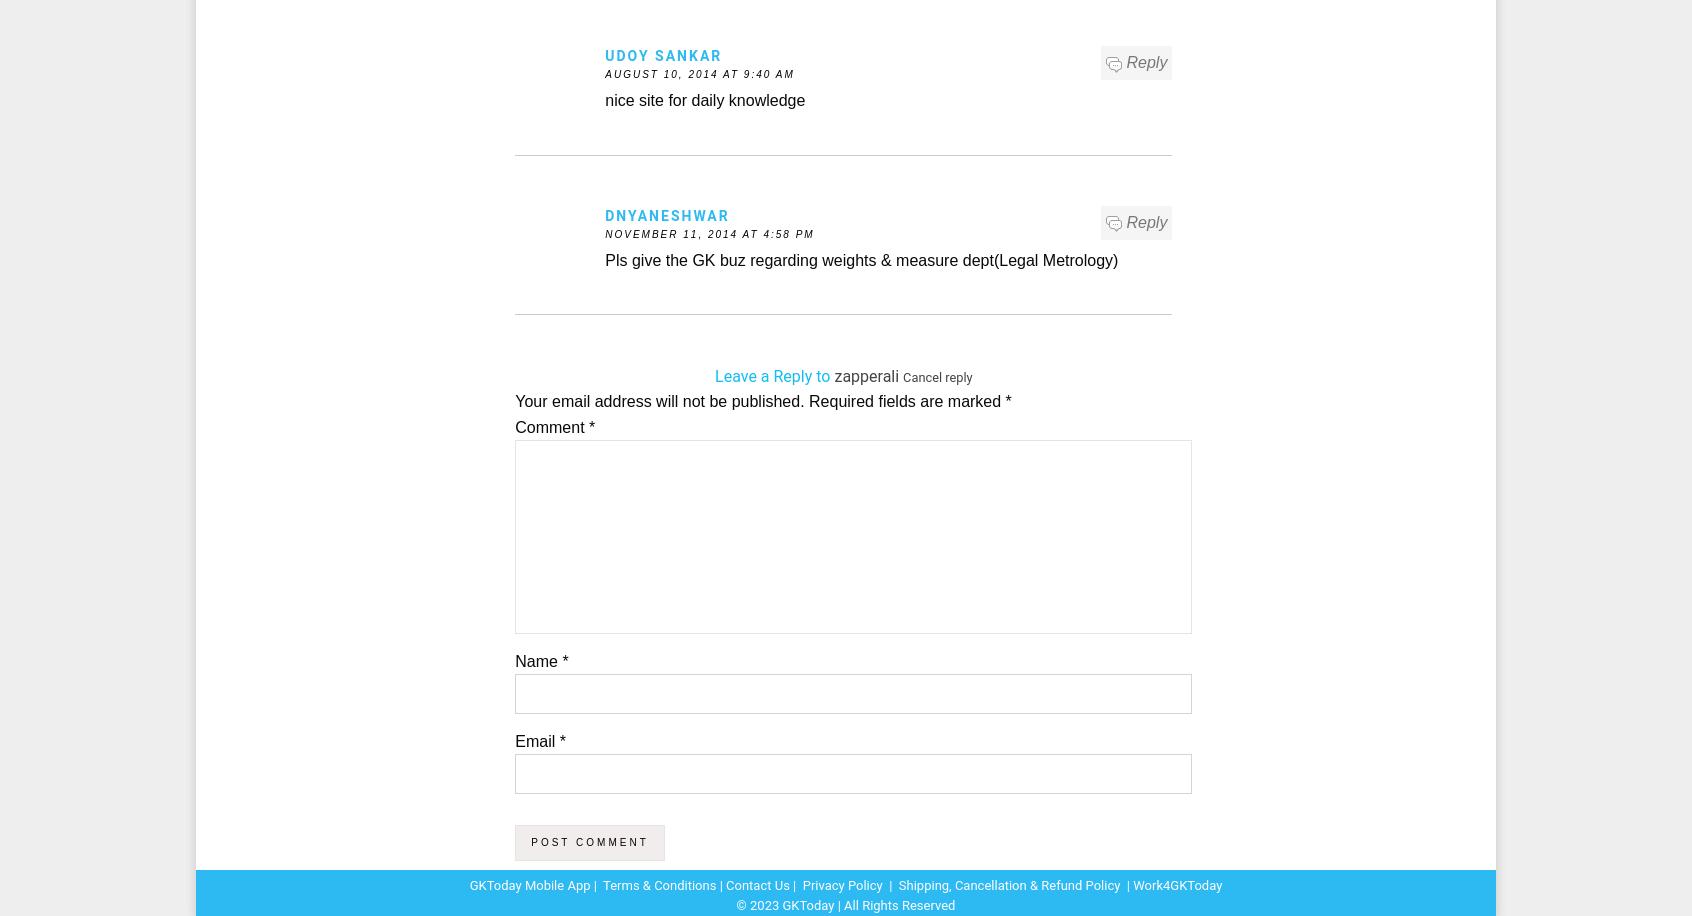 Image resolution: width=1692 pixels, height=916 pixels. What do you see at coordinates (658, 884) in the screenshot?
I see `'Terms & Conditions'` at bounding box center [658, 884].